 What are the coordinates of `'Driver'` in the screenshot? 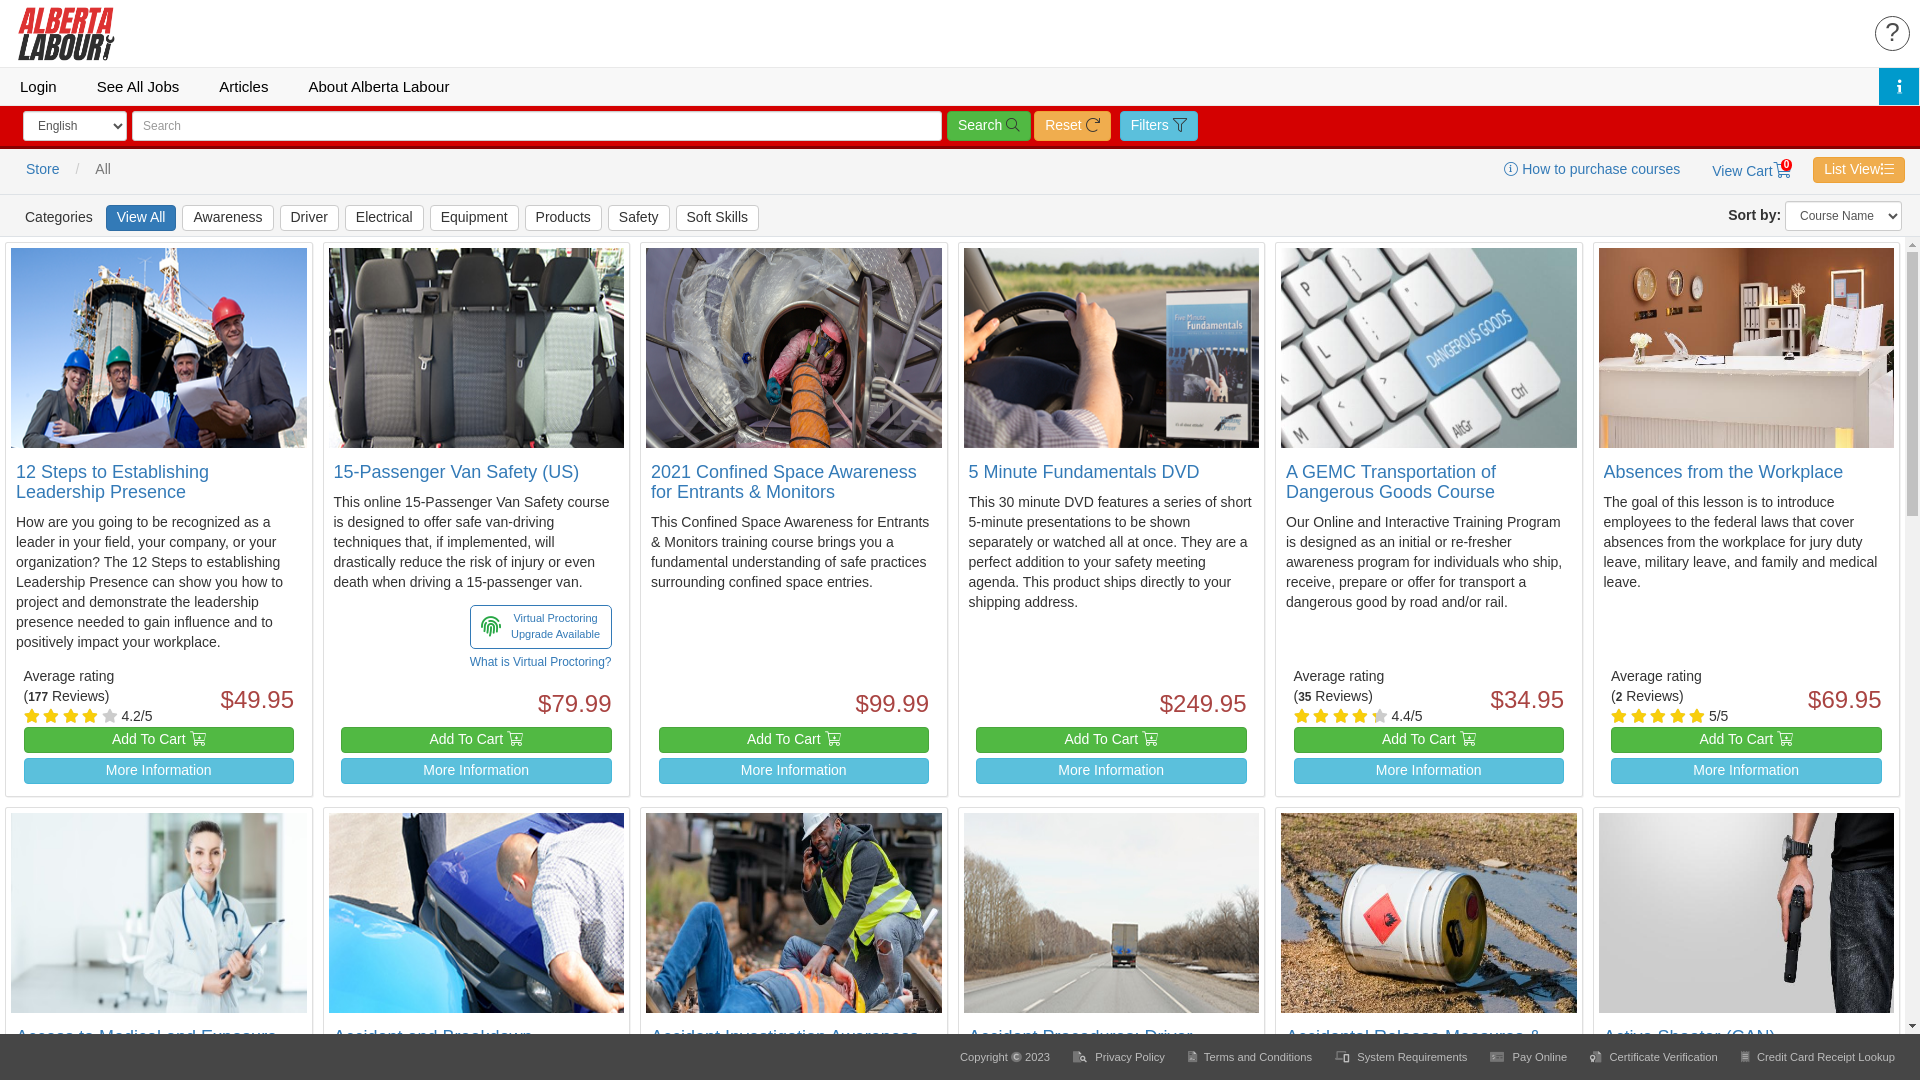 It's located at (278, 218).